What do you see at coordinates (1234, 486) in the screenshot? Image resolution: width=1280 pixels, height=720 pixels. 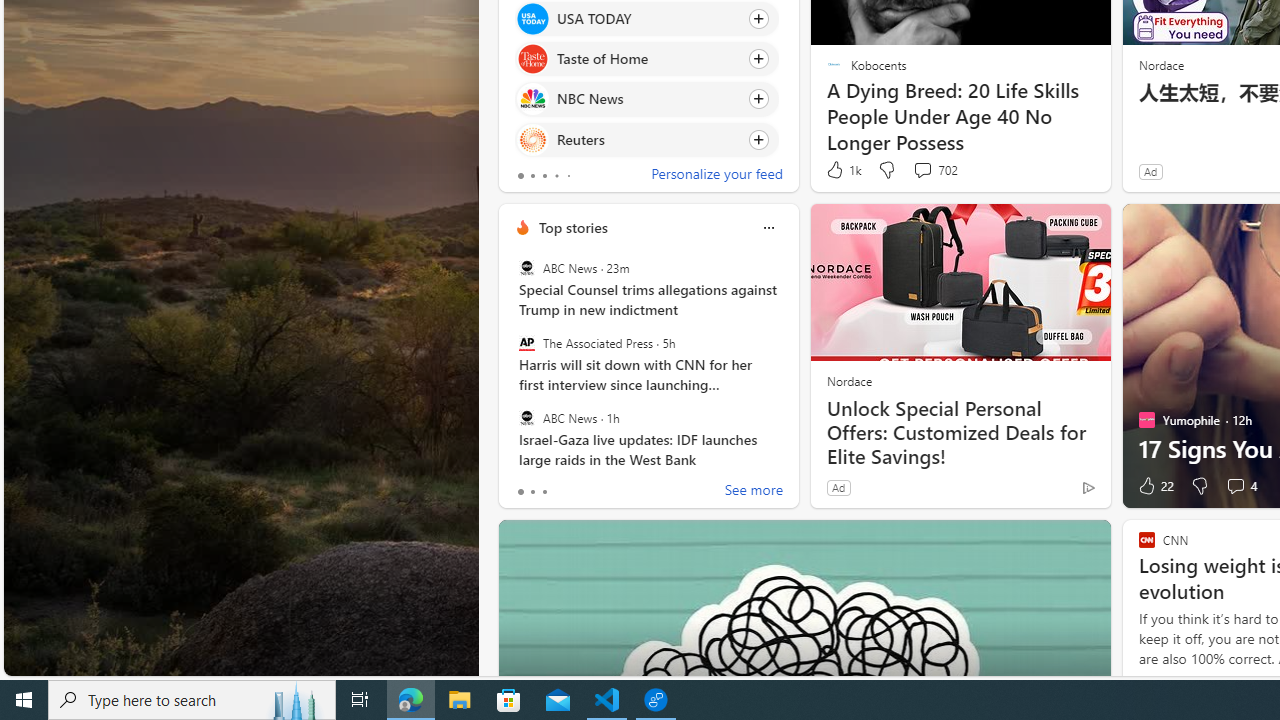 I see `'View comments 4 Comment'` at bounding box center [1234, 486].